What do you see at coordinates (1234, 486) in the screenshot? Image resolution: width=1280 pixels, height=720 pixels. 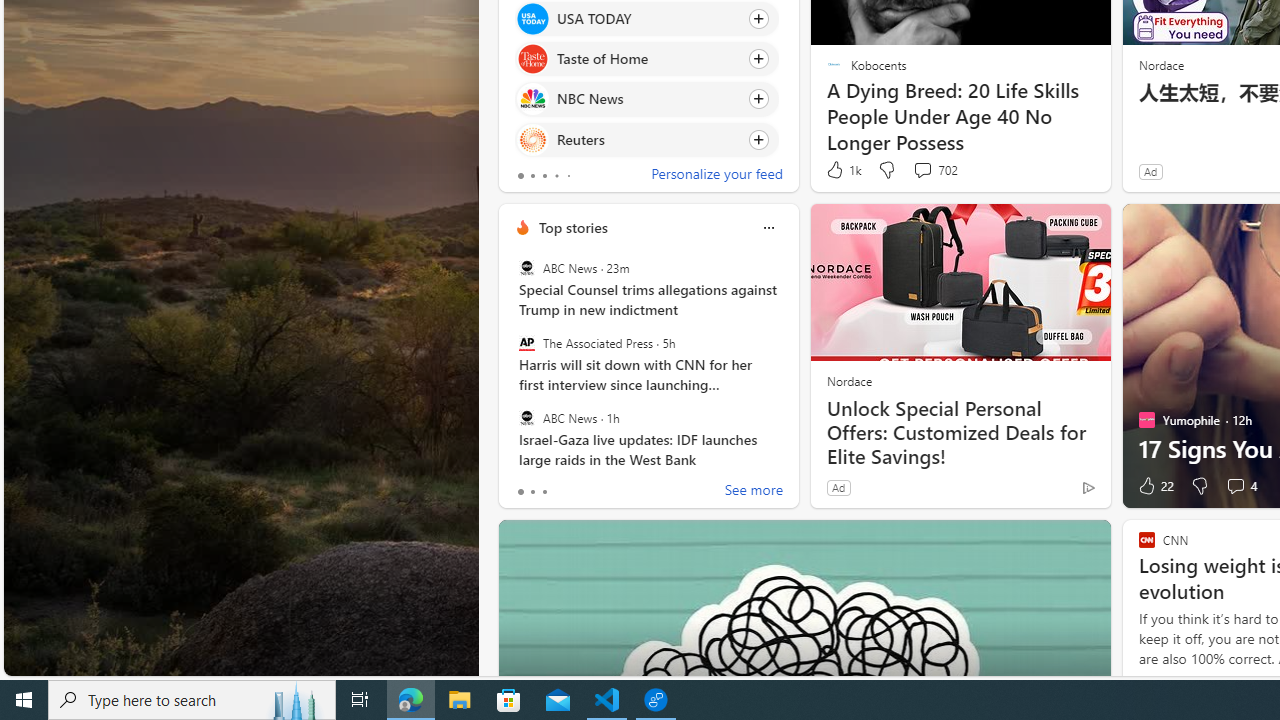 I see `'View comments 4 Comment'` at bounding box center [1234, 486].